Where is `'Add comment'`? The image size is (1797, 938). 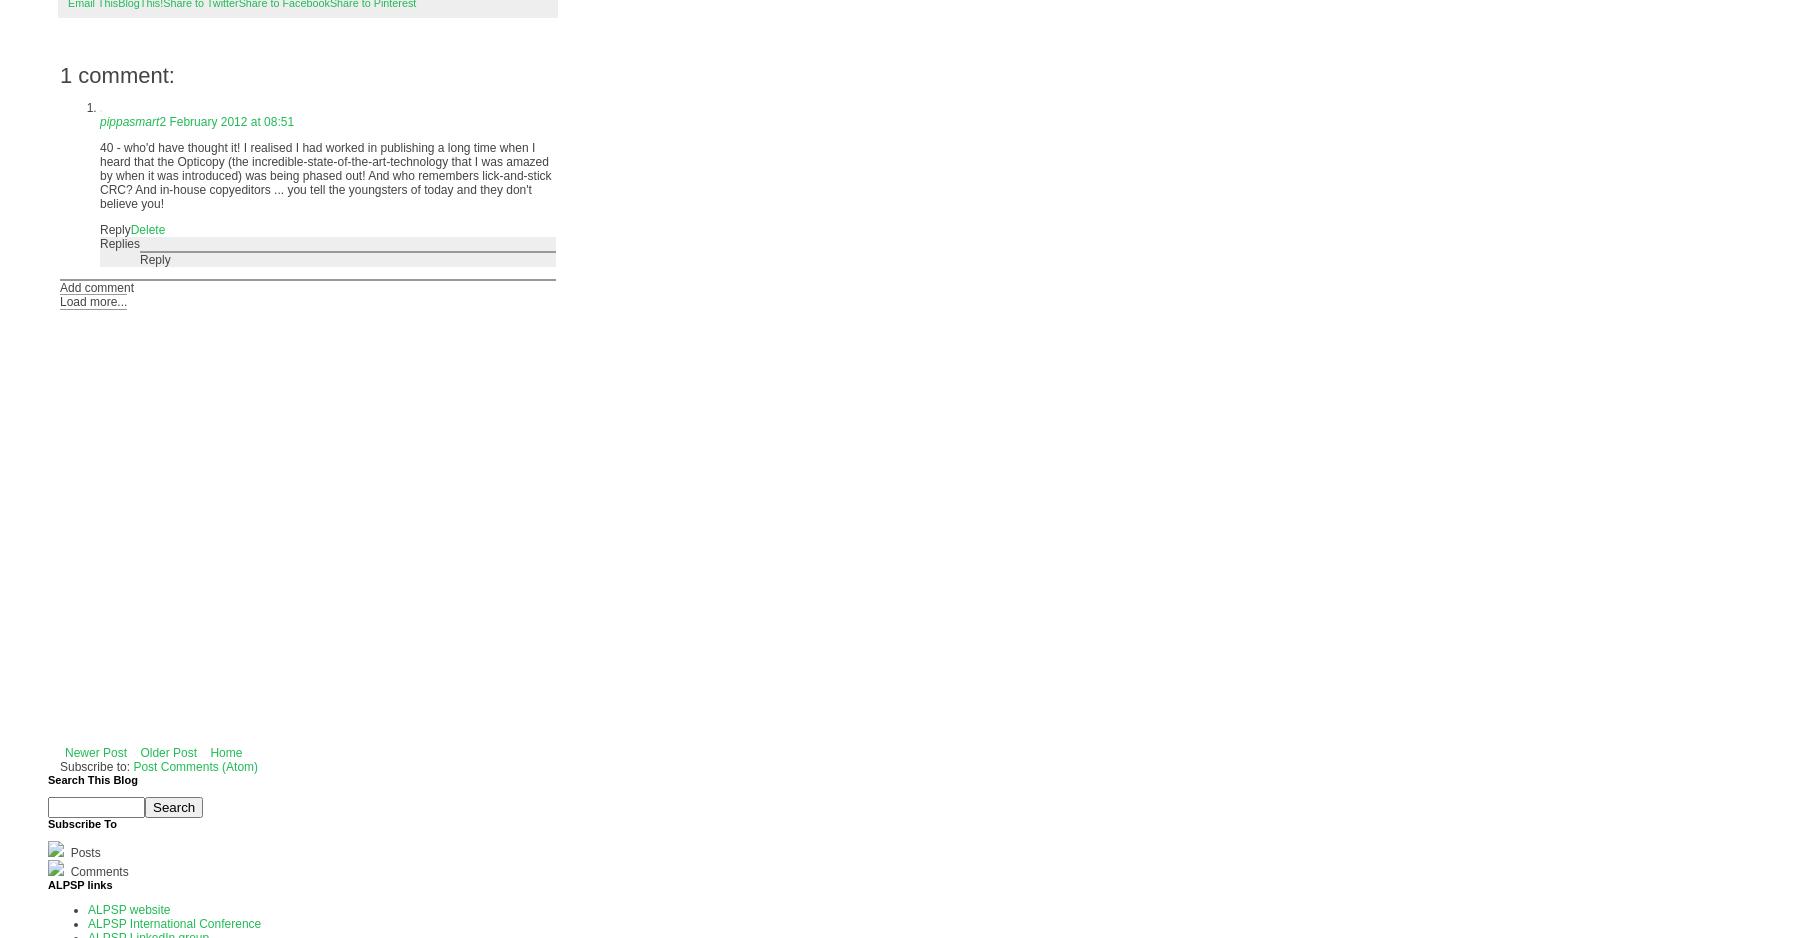 'Add comment' is located at coordinates (59, 287).